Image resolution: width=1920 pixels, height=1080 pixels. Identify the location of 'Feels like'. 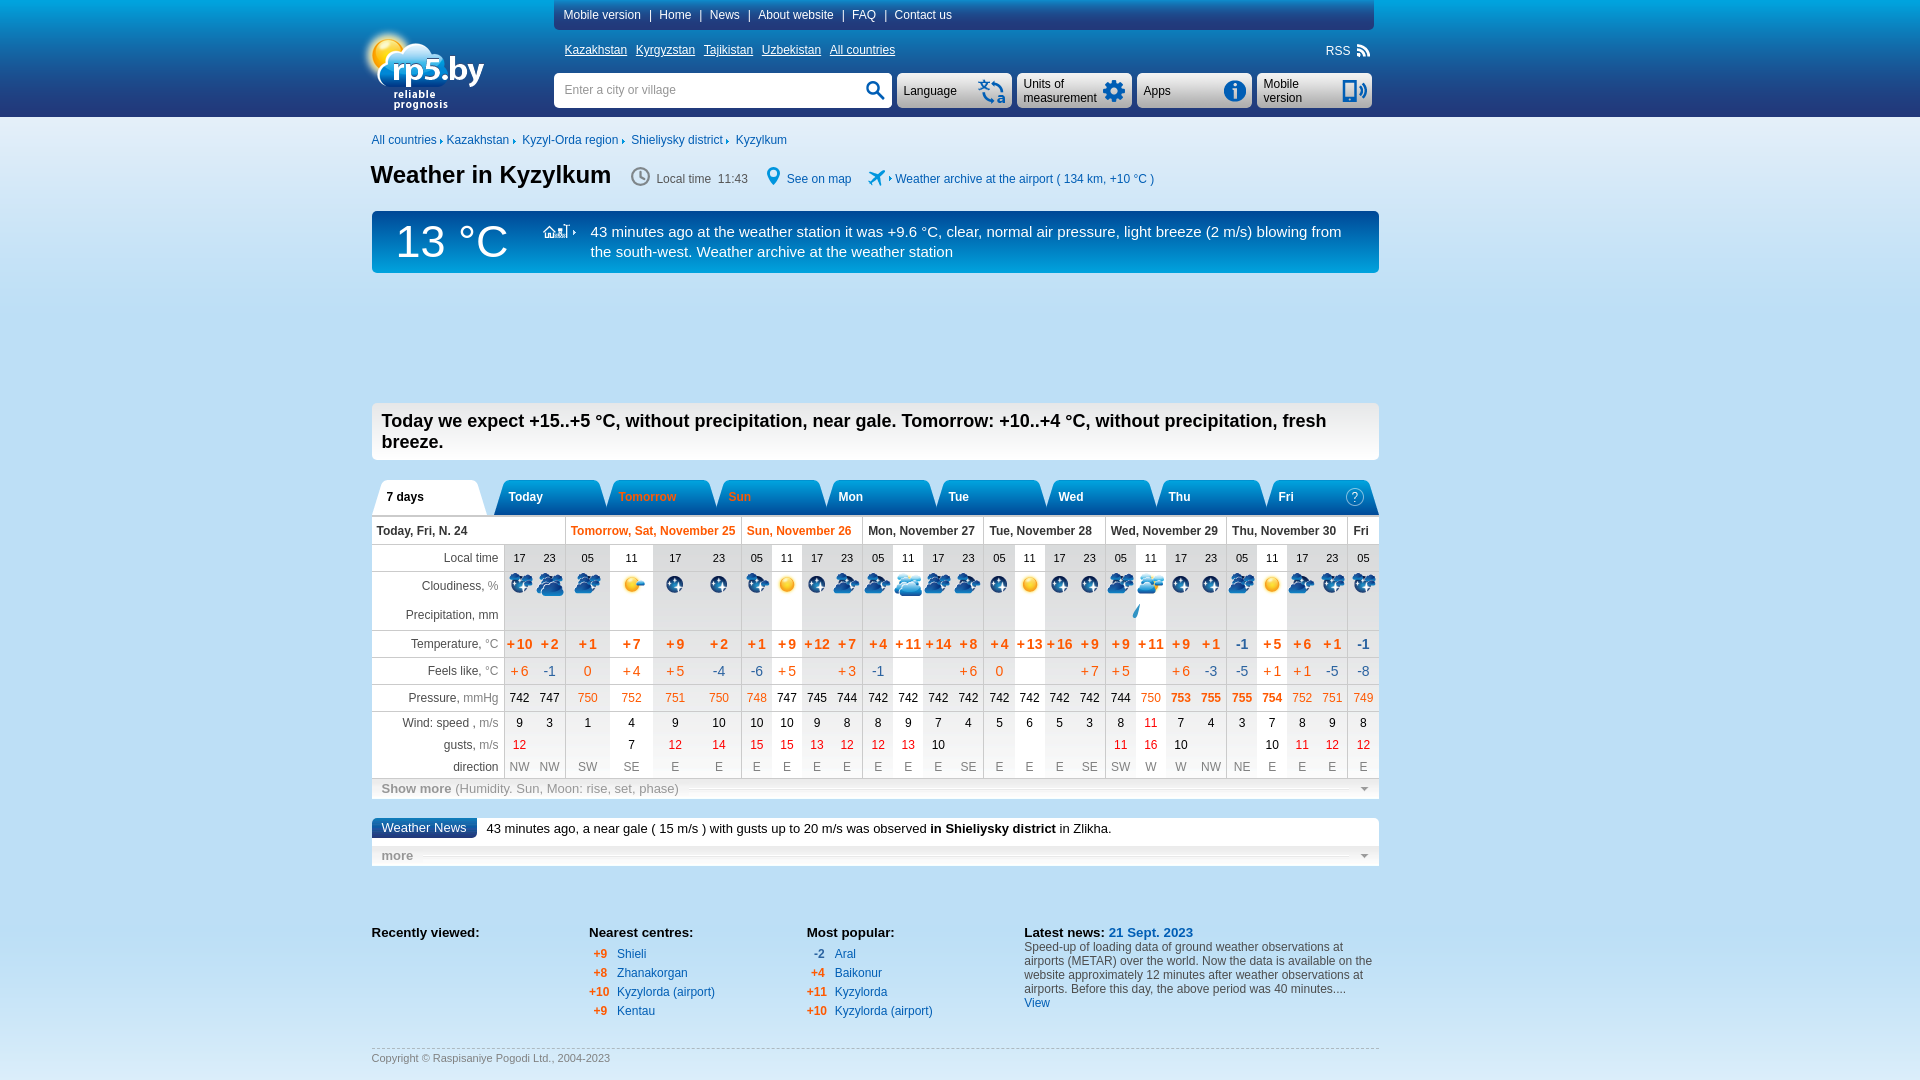
(452, 671).